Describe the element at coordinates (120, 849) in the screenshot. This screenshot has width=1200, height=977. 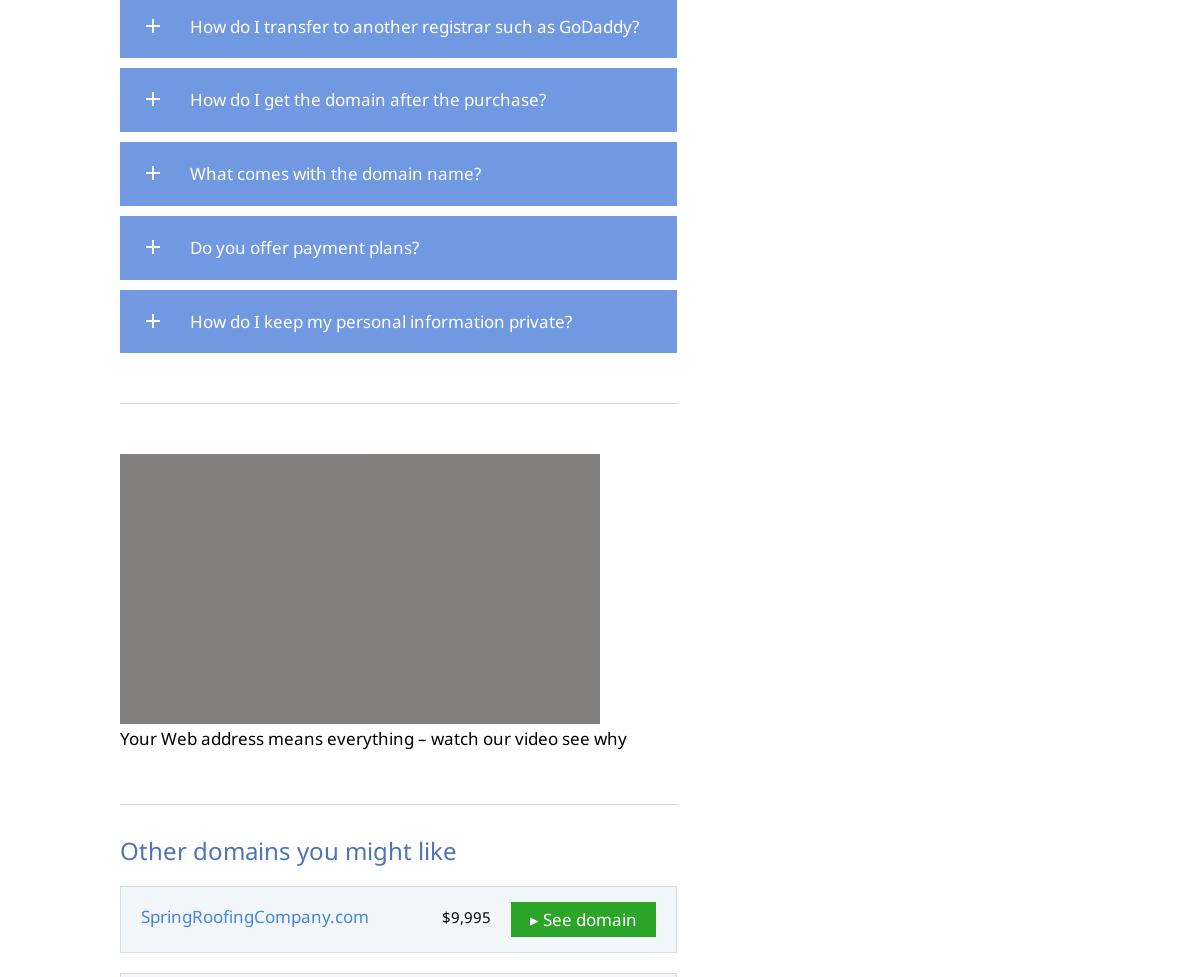
I see `'Other domains you might like'` at that location.